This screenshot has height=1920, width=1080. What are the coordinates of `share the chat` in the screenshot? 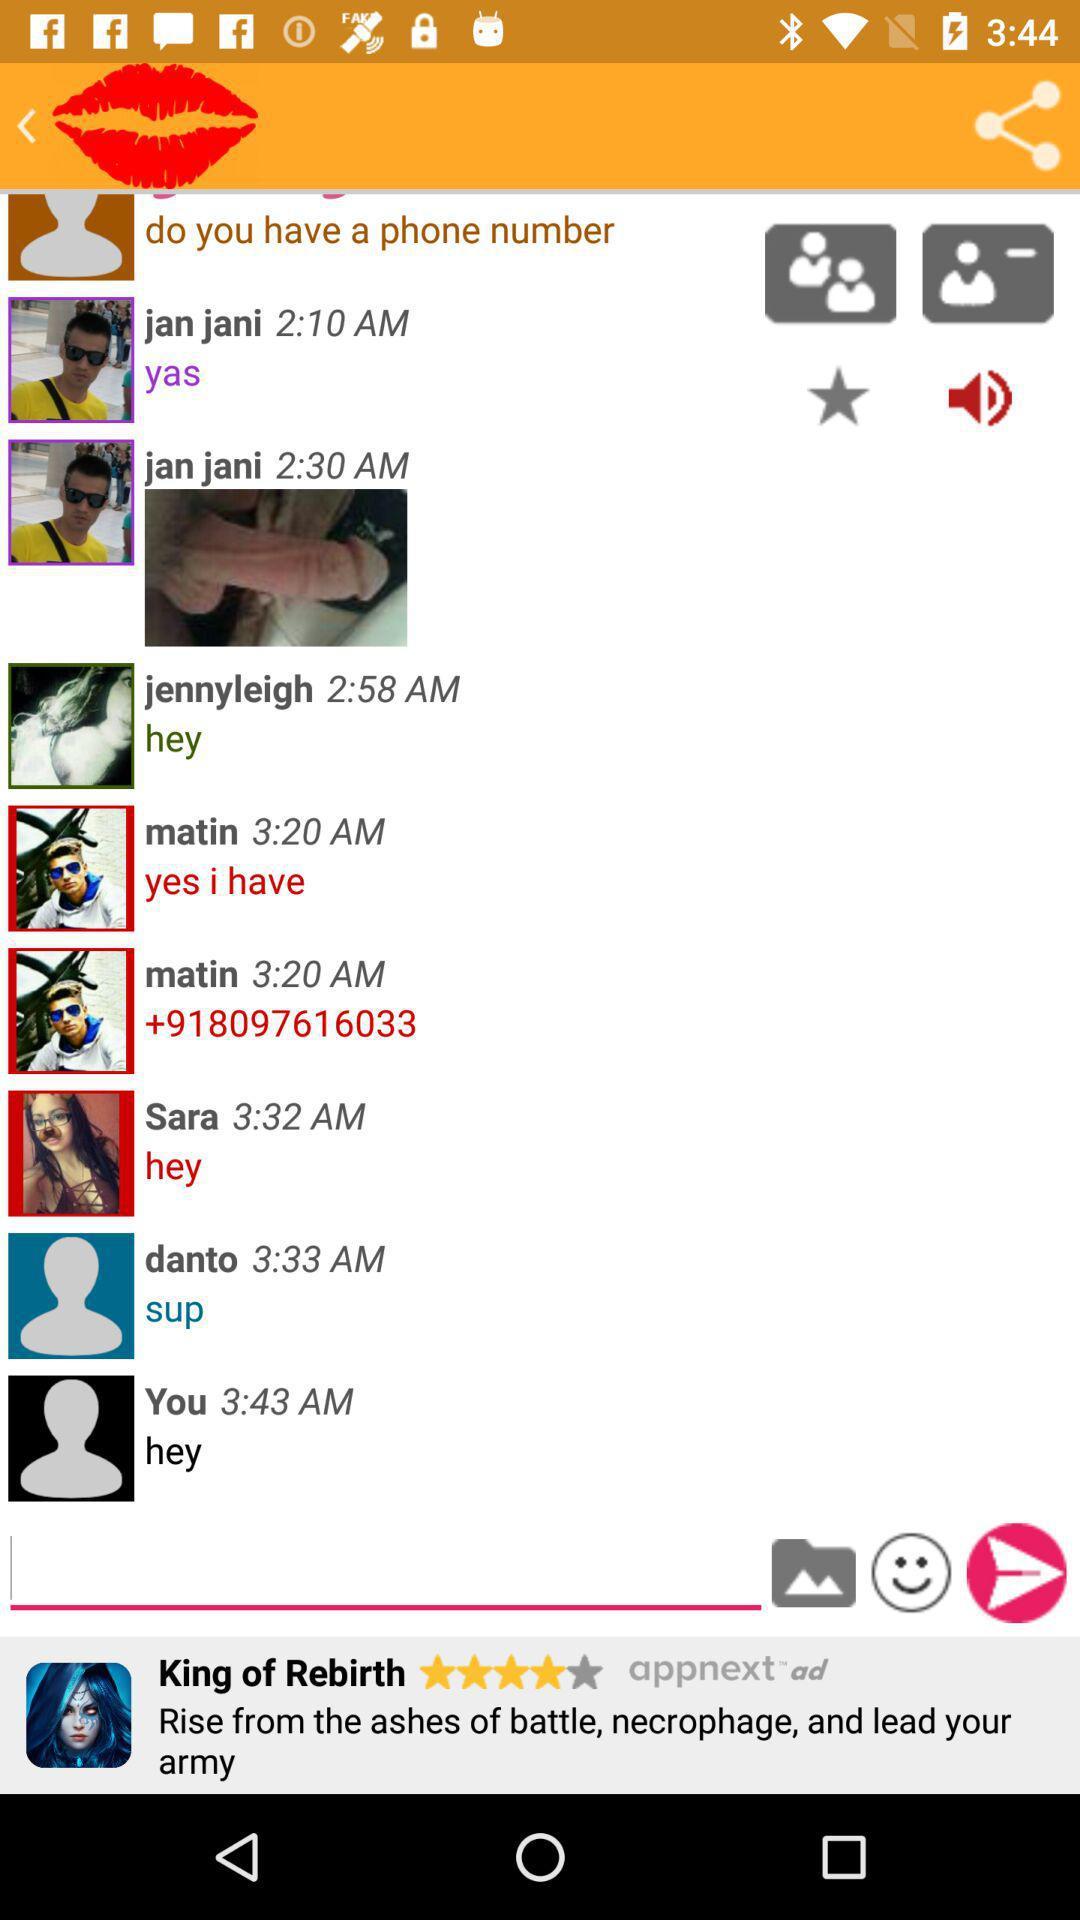 It's located at (1017, 124).